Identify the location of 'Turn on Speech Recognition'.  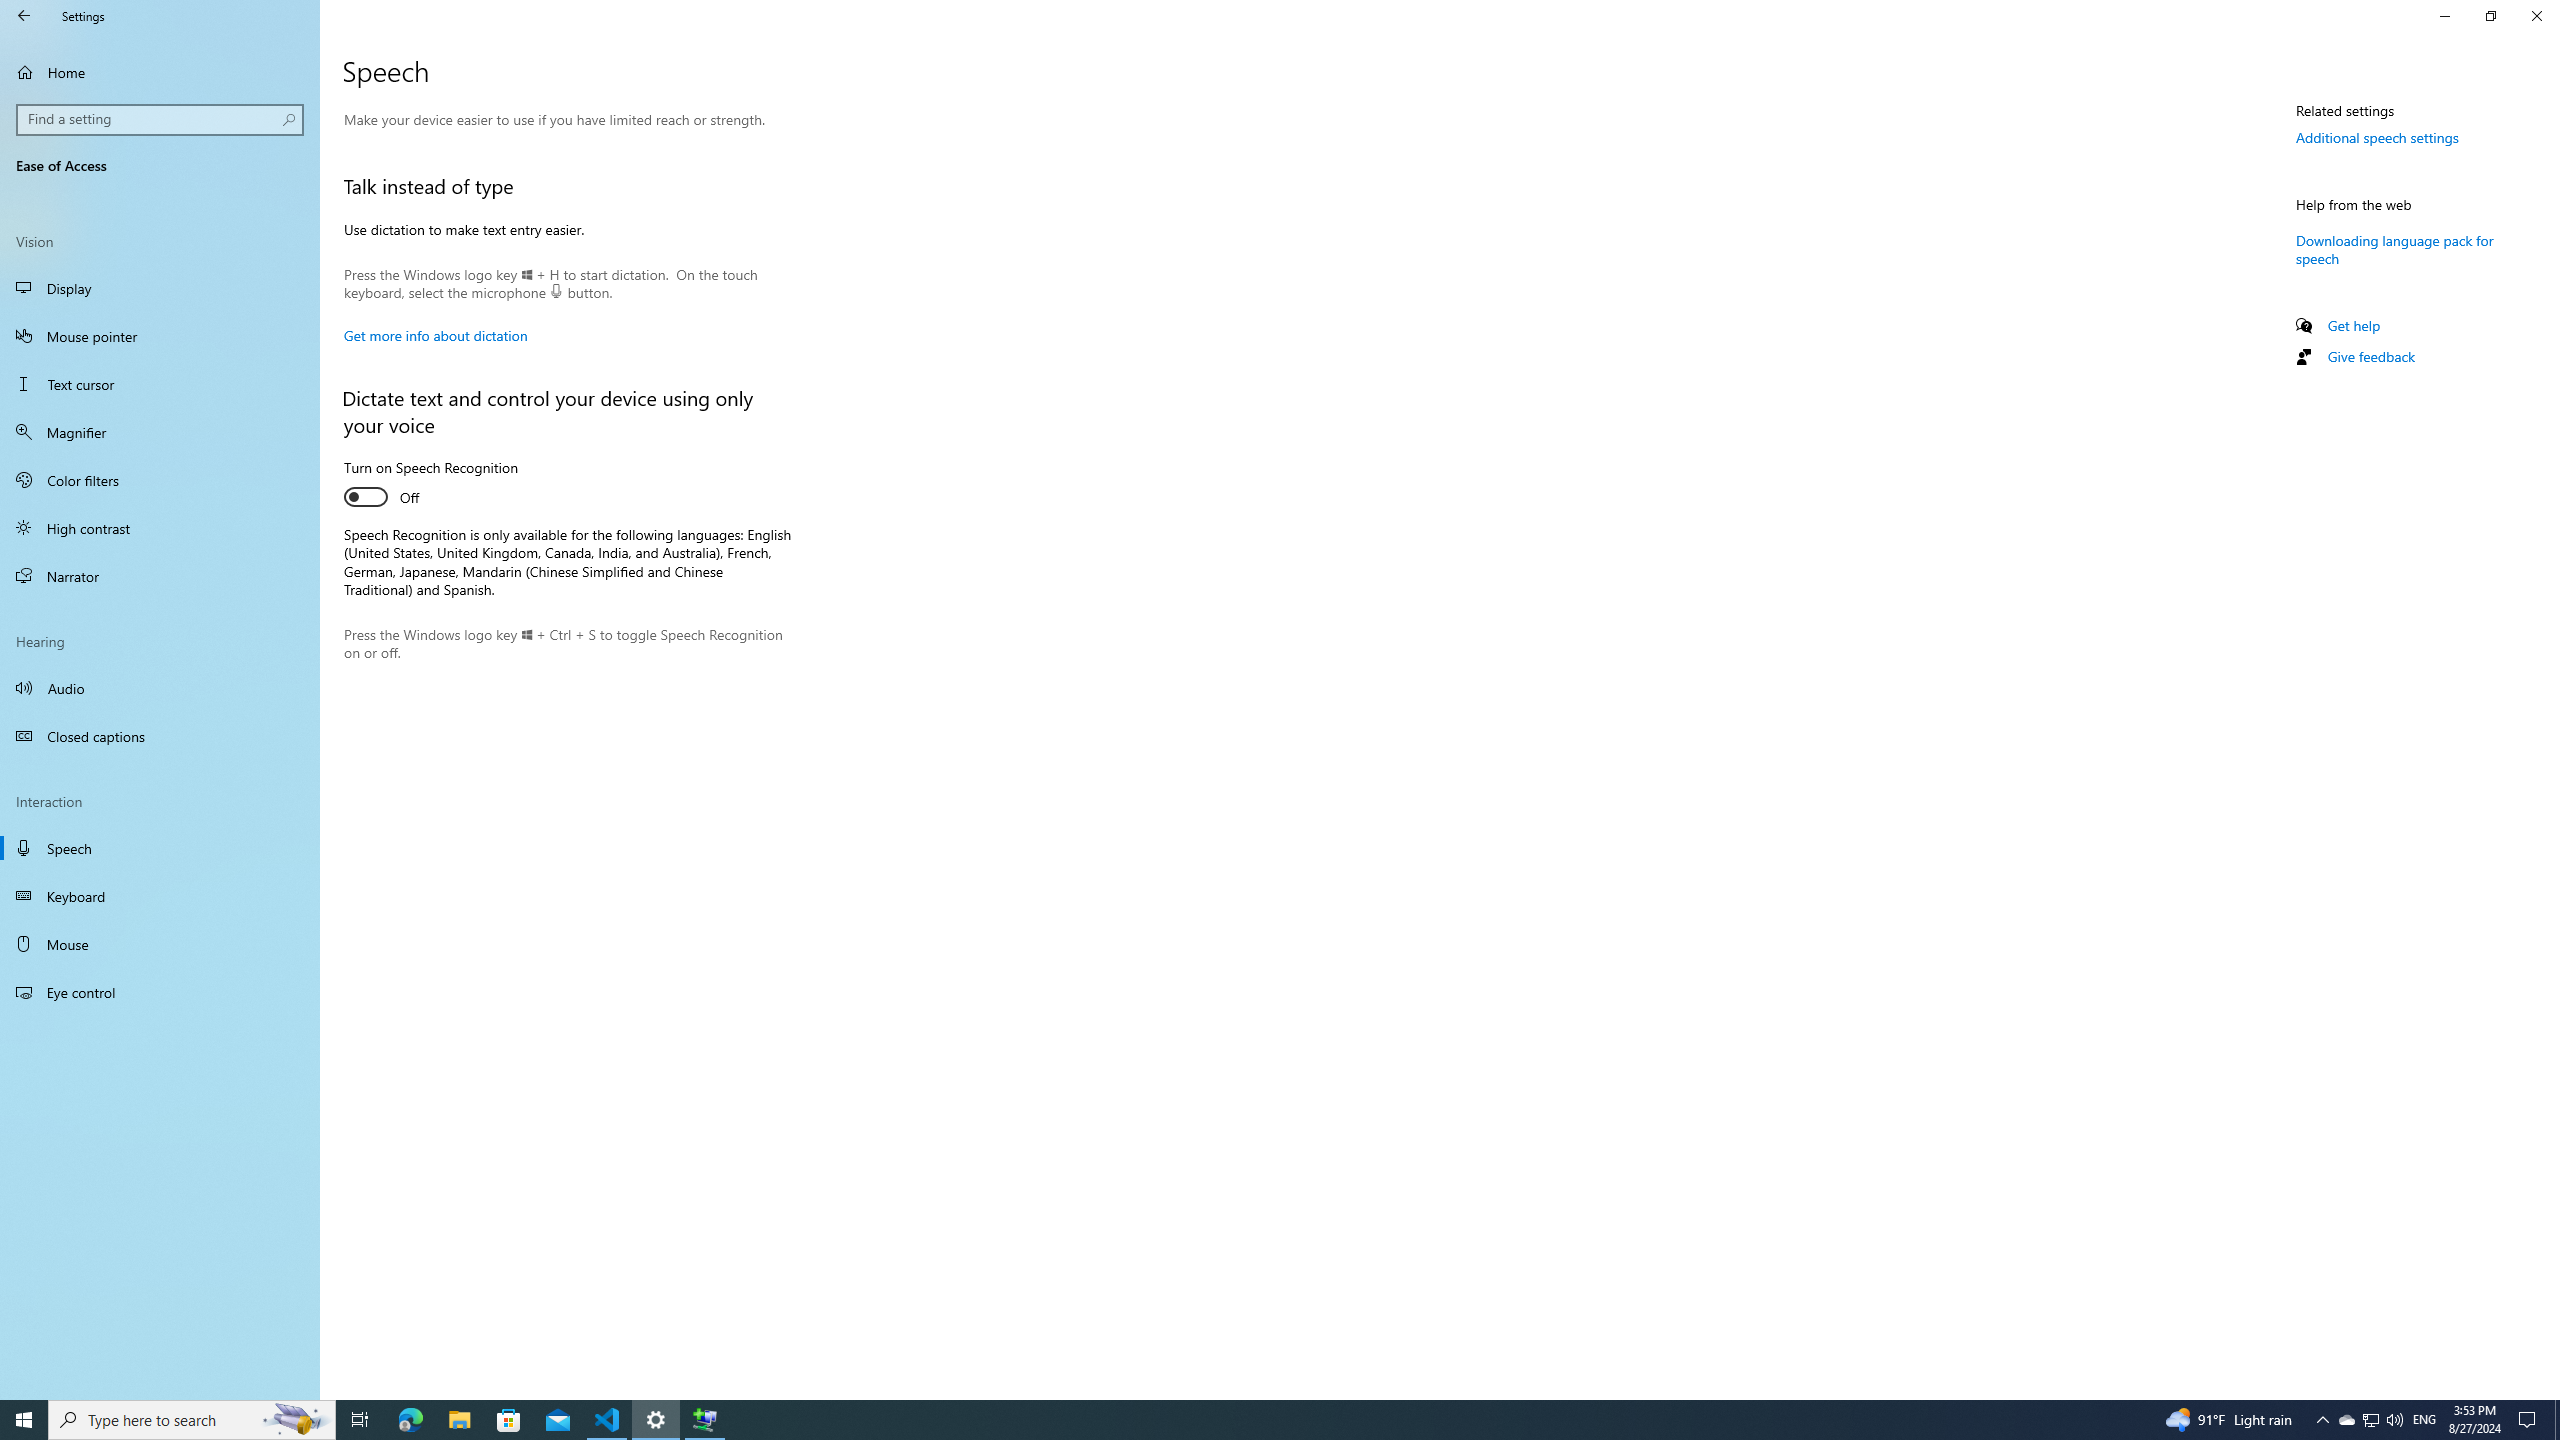
(431, 485).